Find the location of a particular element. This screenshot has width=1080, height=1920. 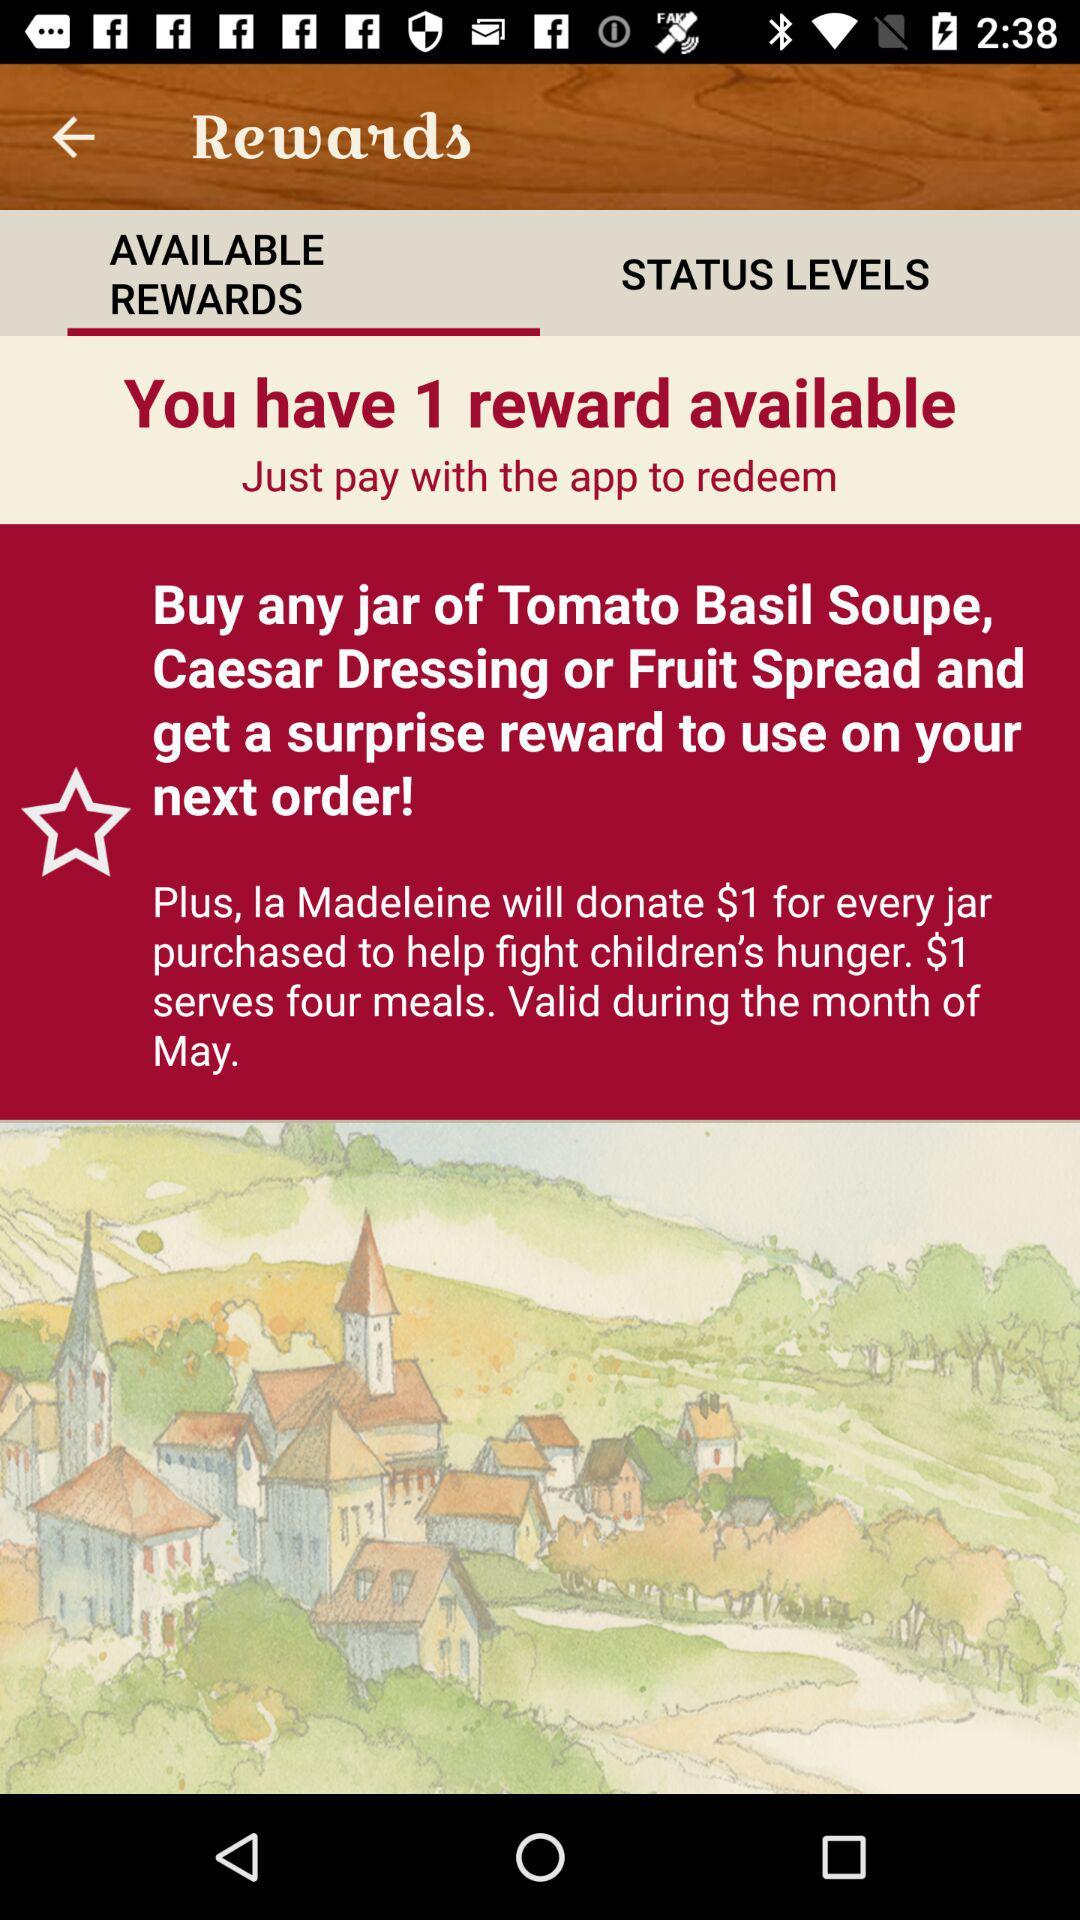

the app next to rewards app is located at coordinates (72, 135).